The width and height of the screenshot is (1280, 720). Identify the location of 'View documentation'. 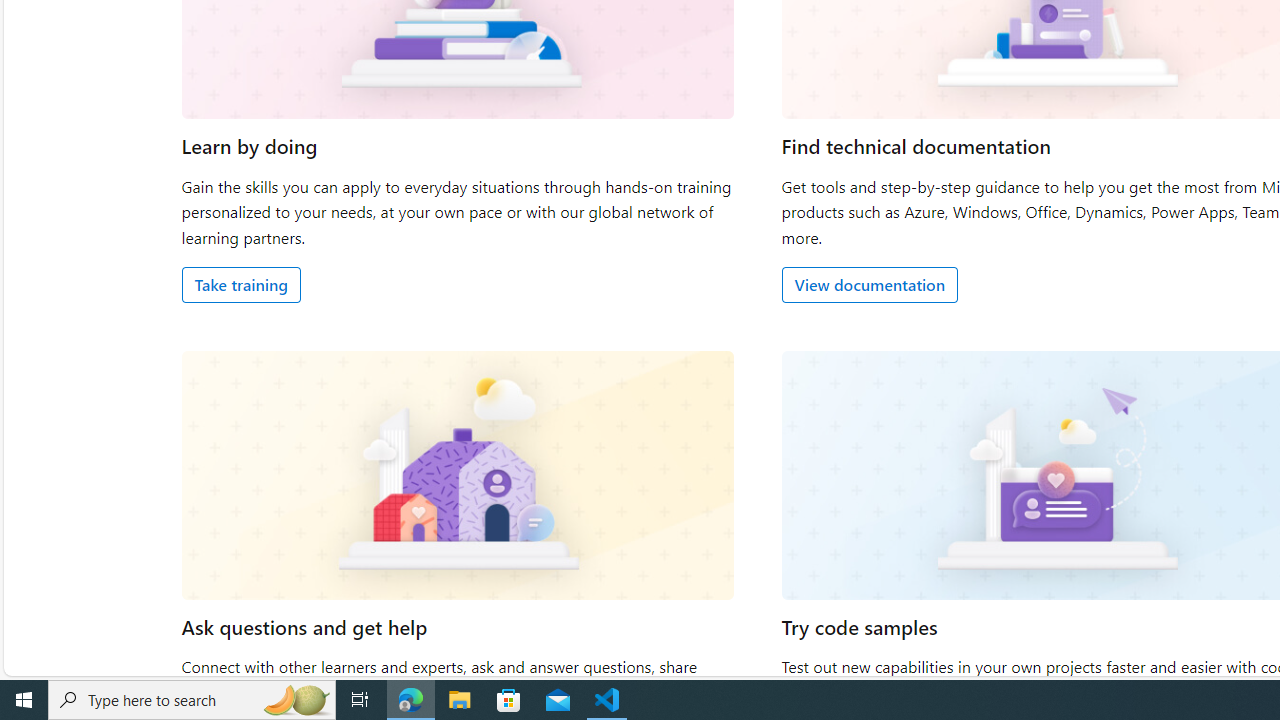
(869, 284).